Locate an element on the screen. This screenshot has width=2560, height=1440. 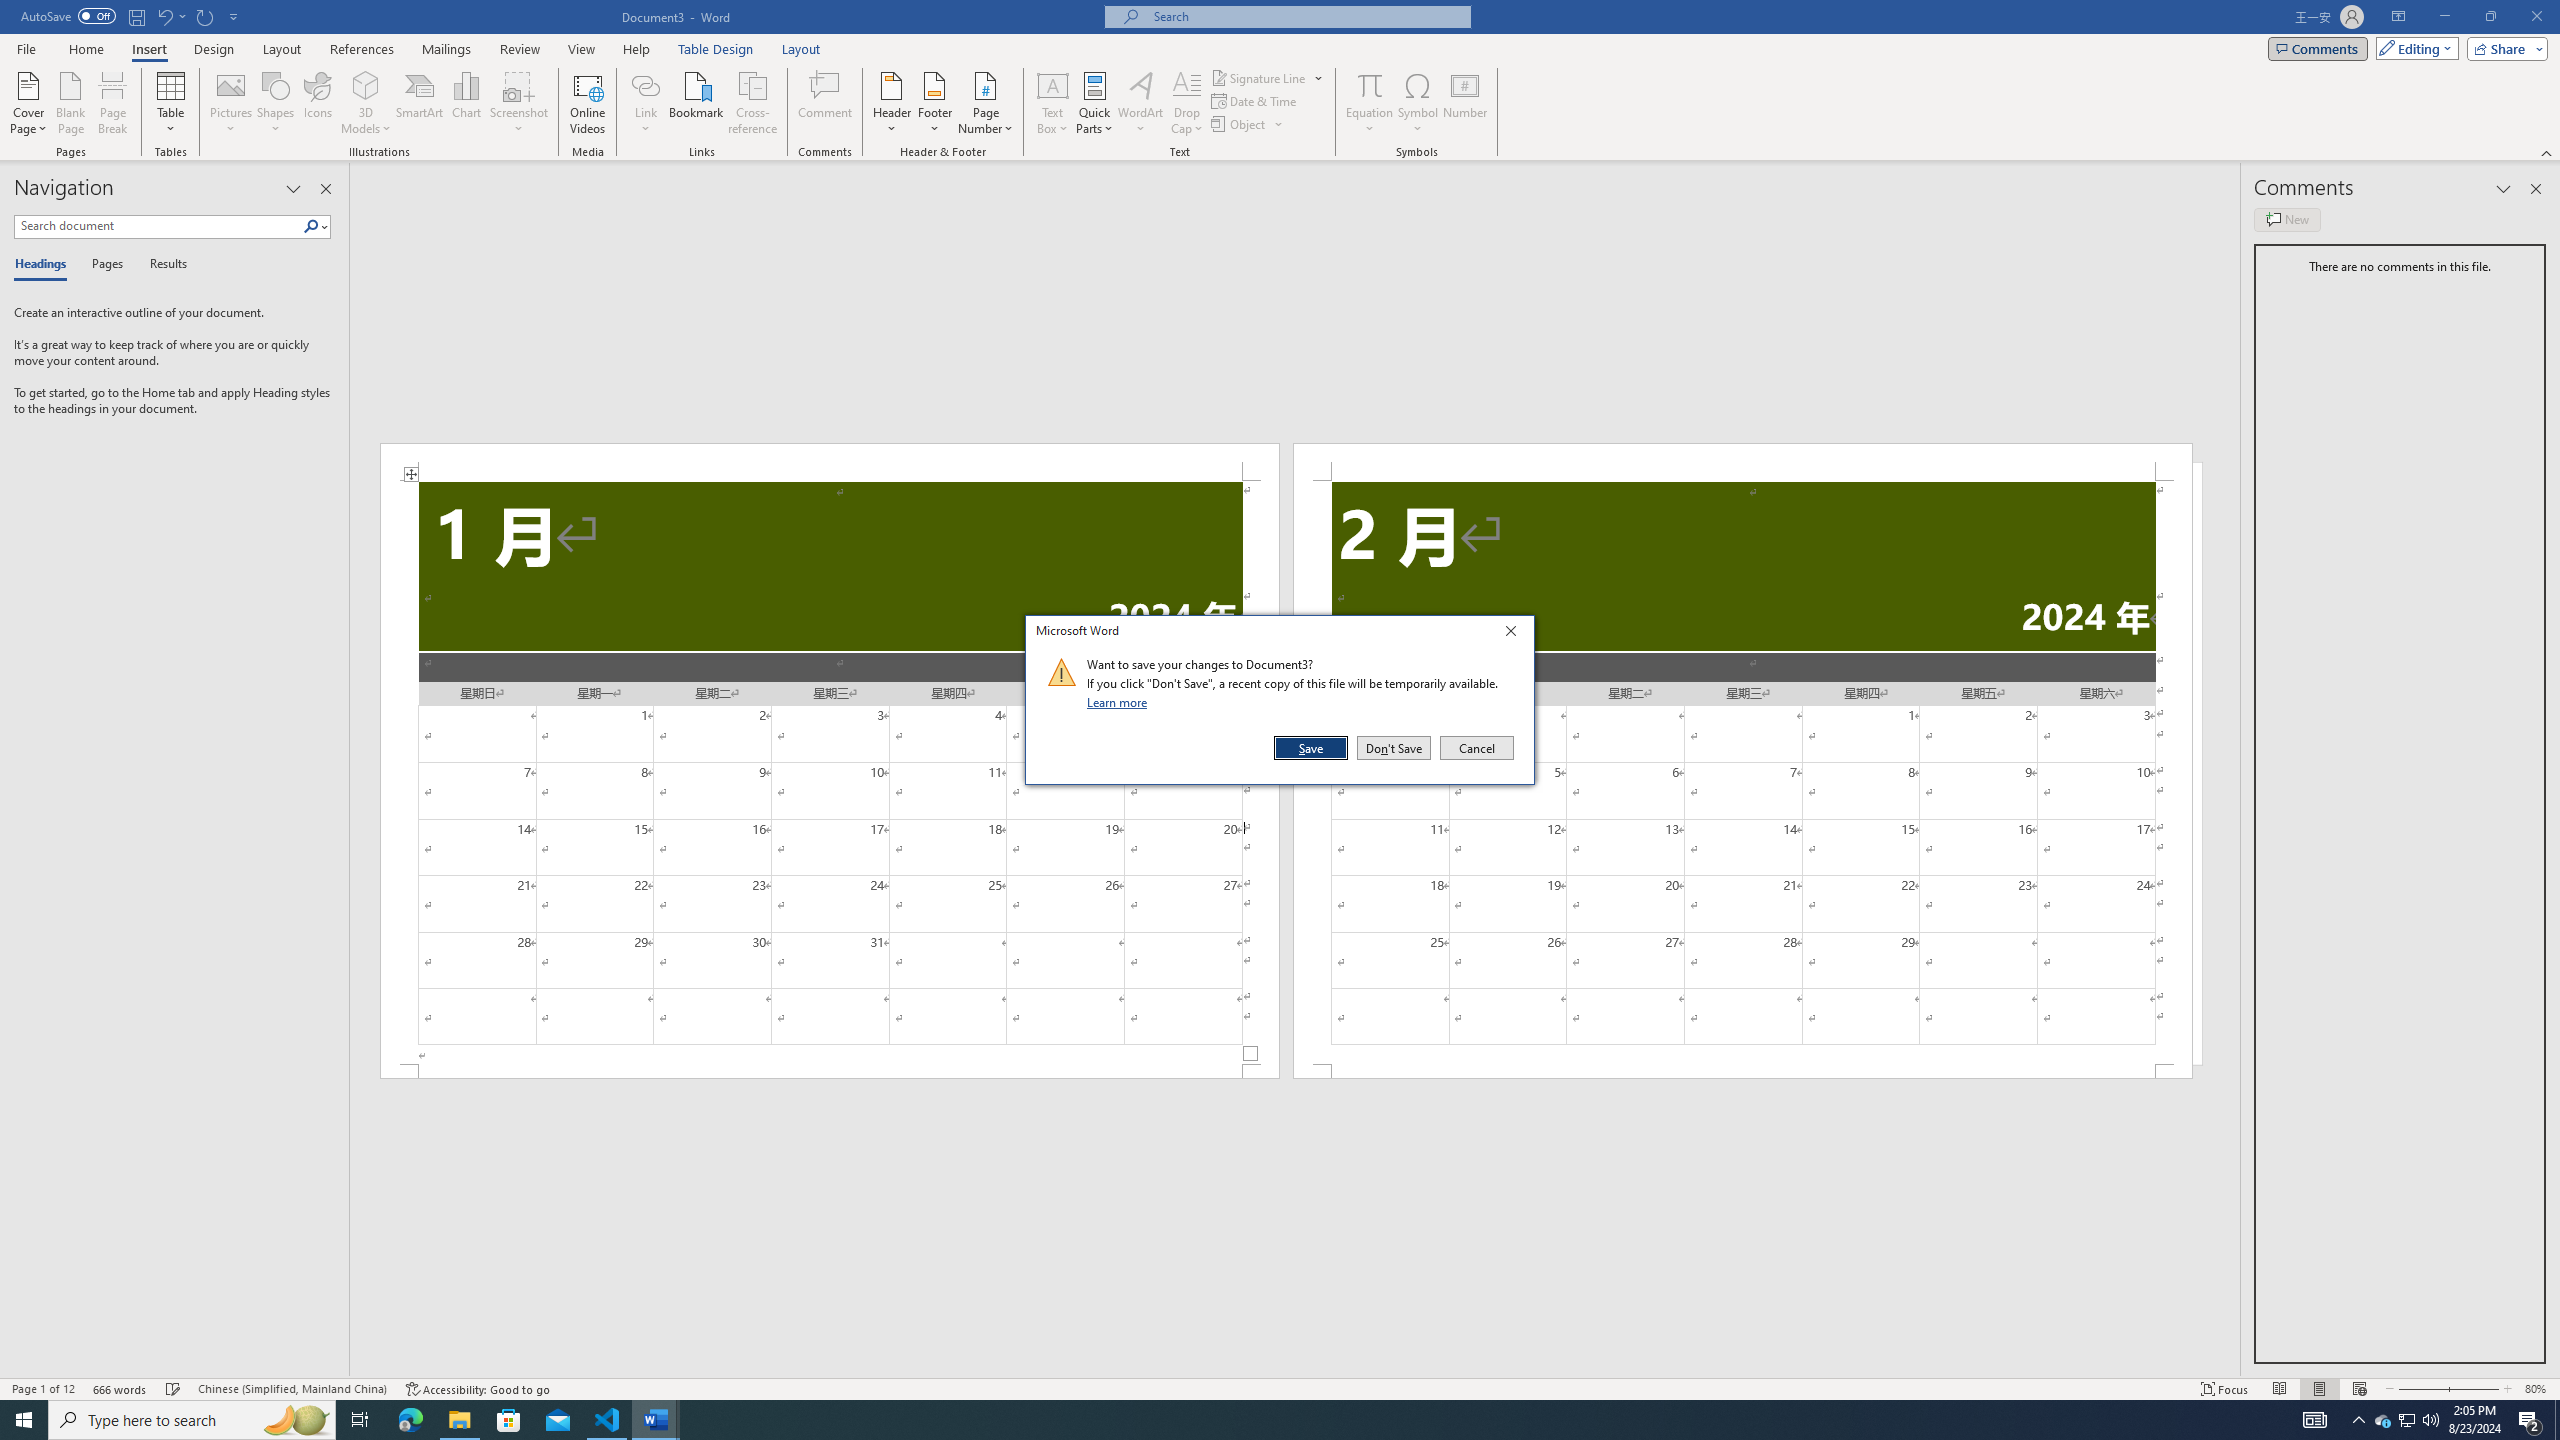
'Page Number' is located at coordinates (985, 103).